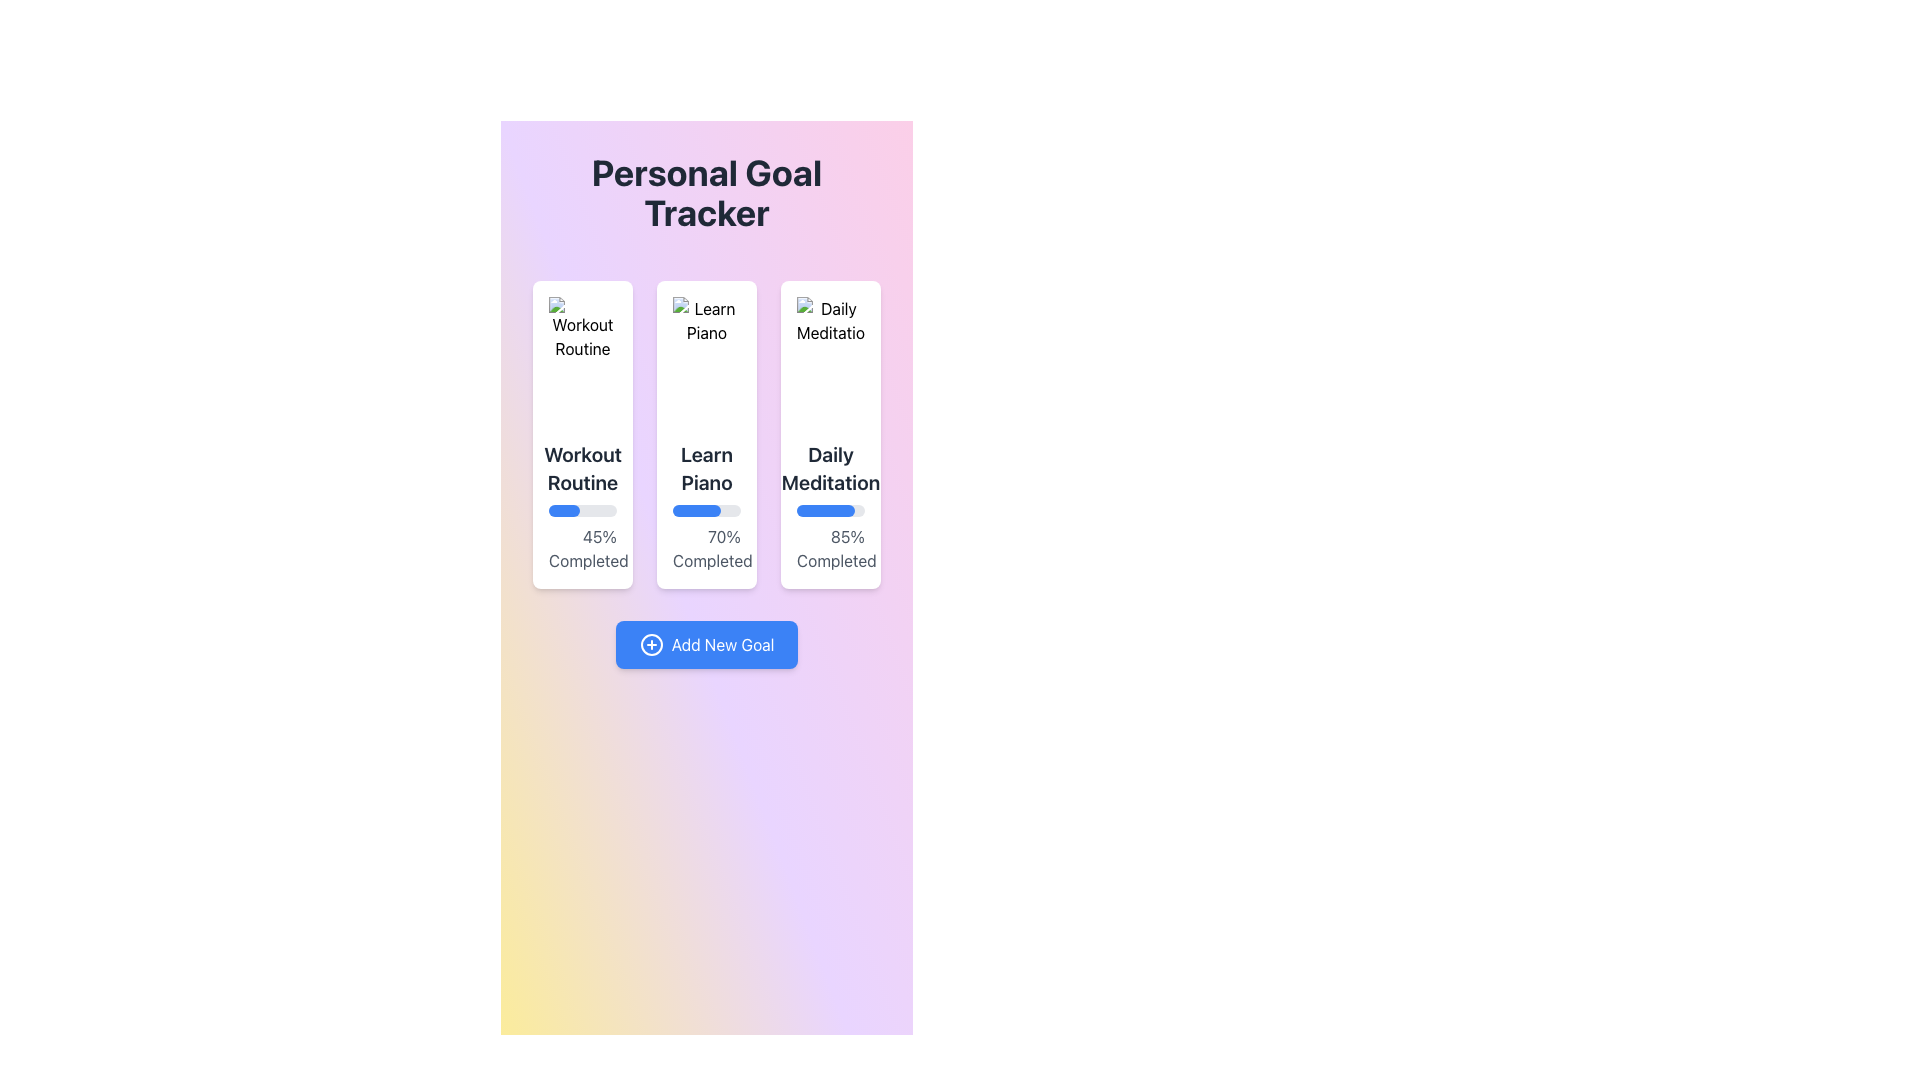 This screenshot has width=1920, height=1080. I want to click on the heading text displaying 'Daily Meditation', which is a bold, large, dark gray text centrally positioned within the rightmost card of three horizontal cards, so click(830, 469).